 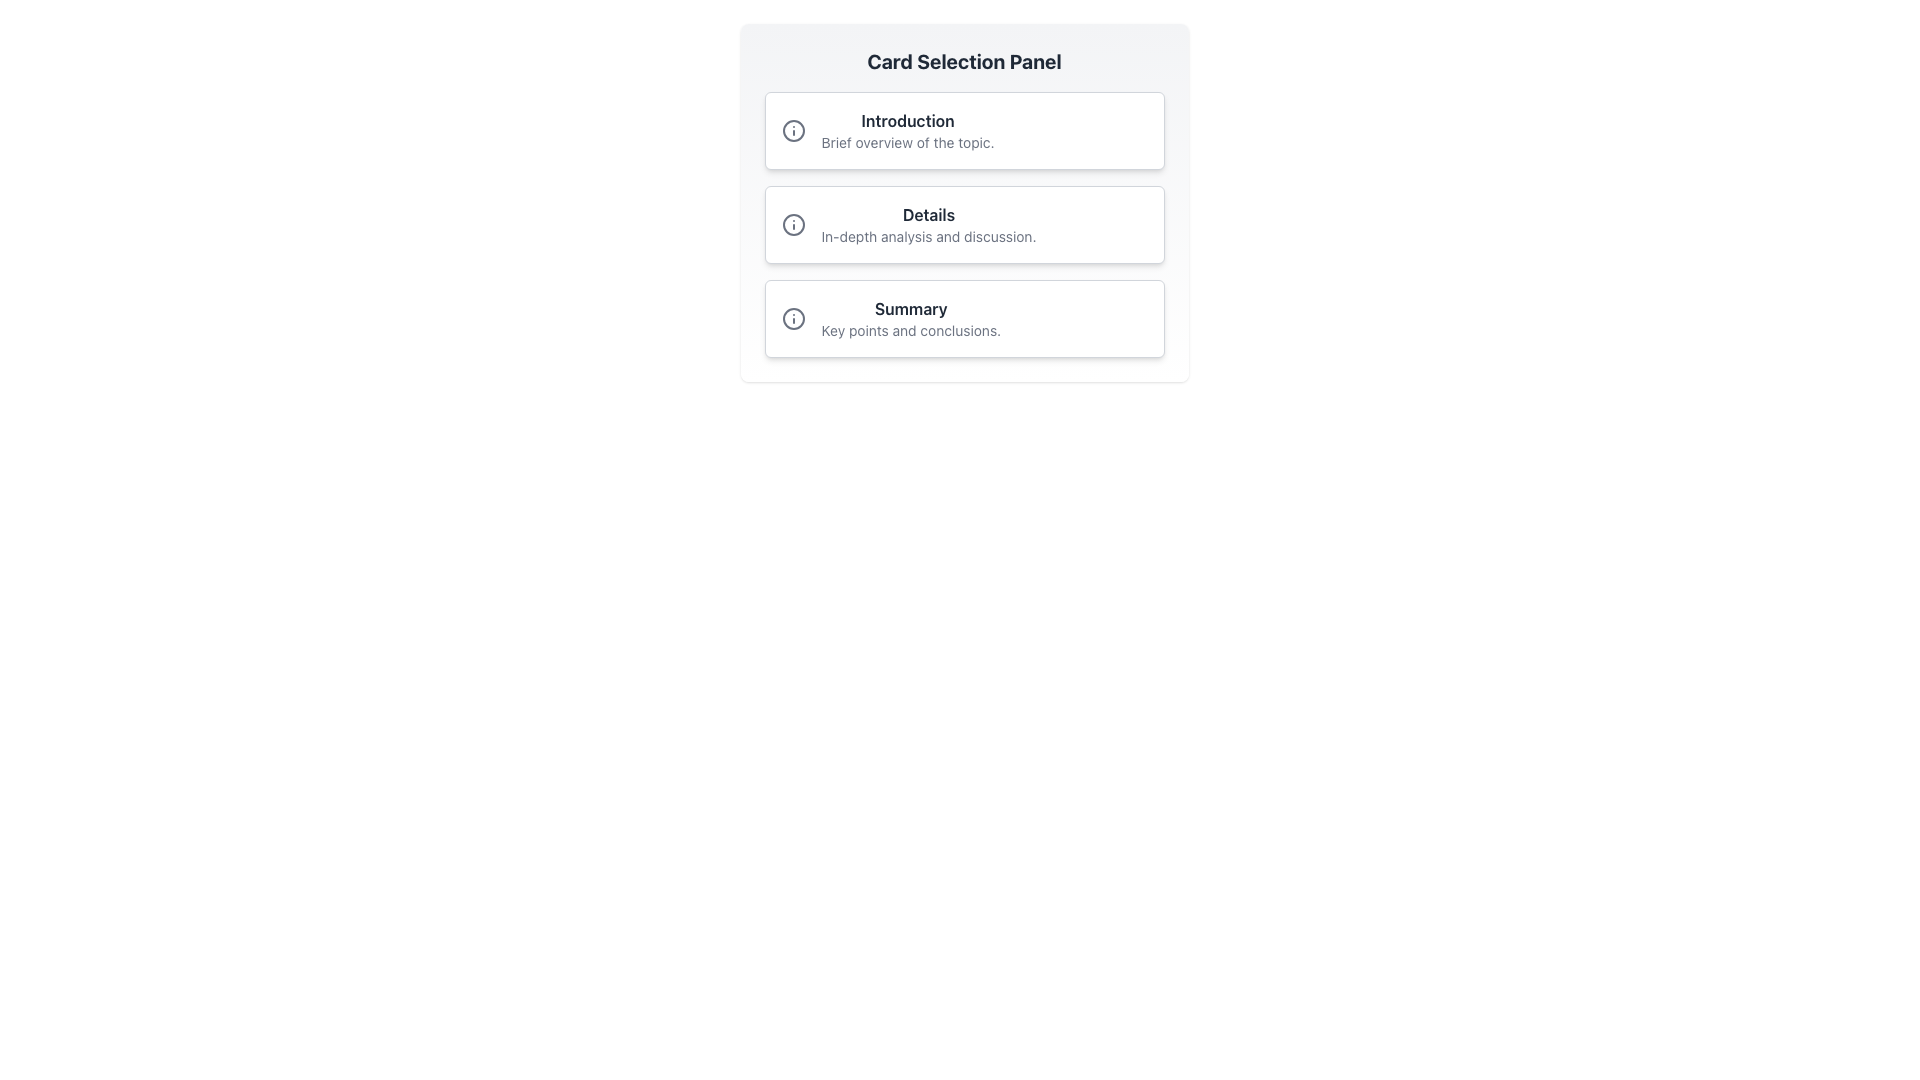 I want to click on the text block of the first card in the 'Card Selection Panel', so click(x=906, y=131).